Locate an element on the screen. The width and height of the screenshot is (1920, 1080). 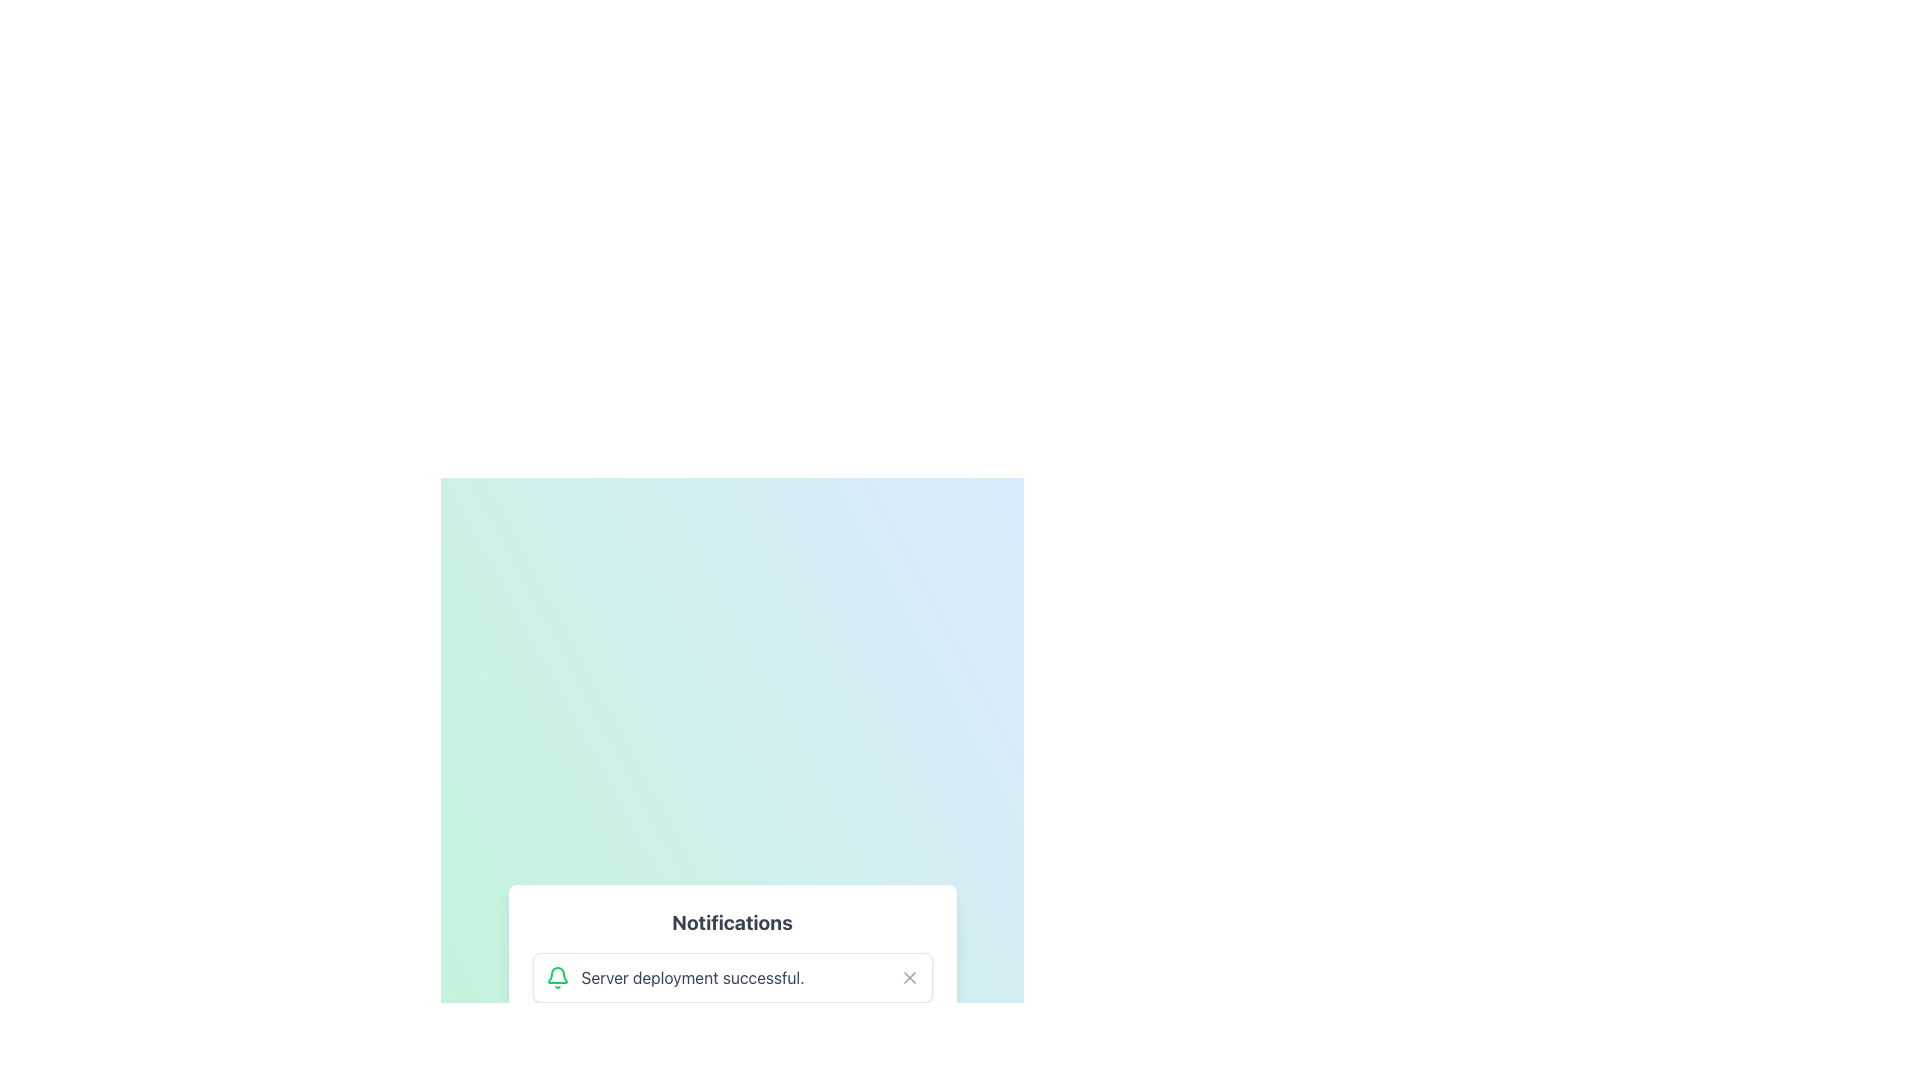
the dismiss button located at the far right edge of the notification card is located at coordinates (908, 977).